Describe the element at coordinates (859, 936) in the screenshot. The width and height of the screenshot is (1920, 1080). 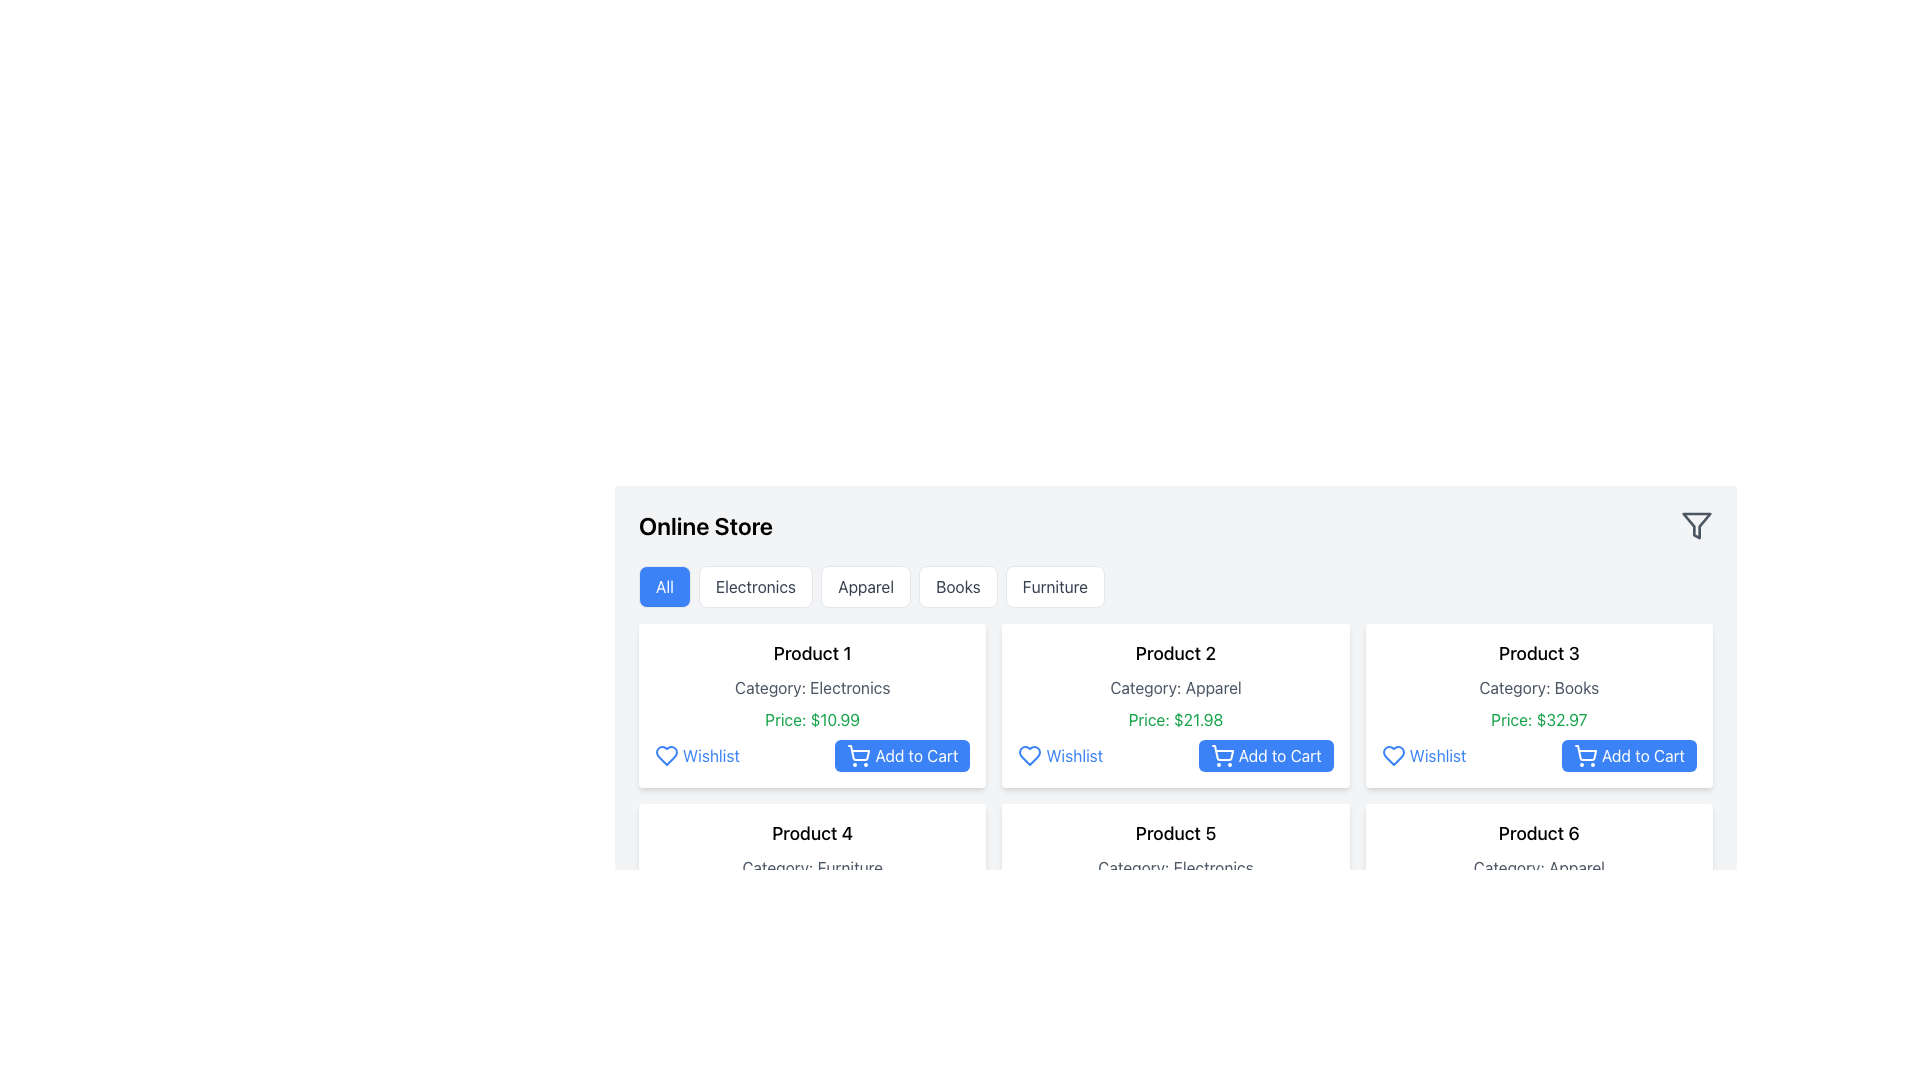
I see `the shopping cart icon representation within the 'Add to Cart' button located at the bottom right of the product card for 'Product 1'` at that location.